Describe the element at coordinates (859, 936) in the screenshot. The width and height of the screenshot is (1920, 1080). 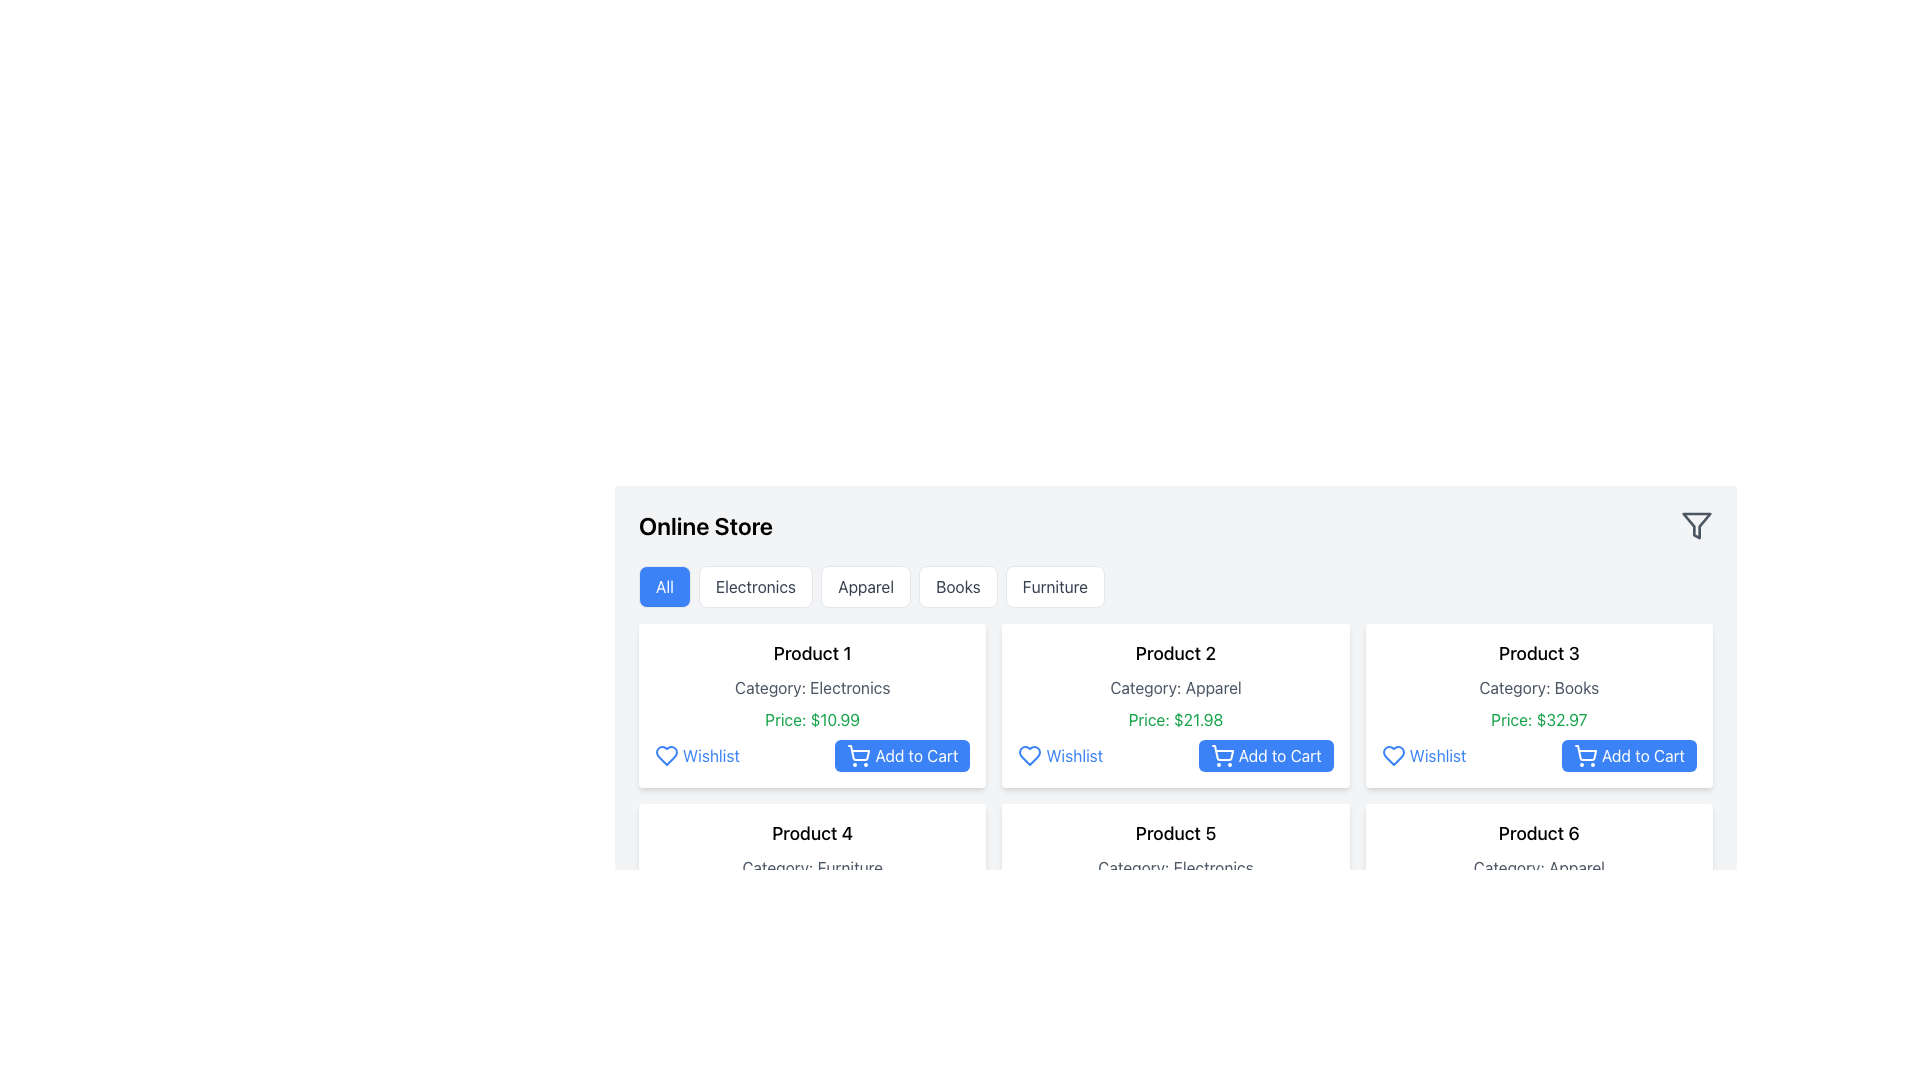
I see `the shopping cart icon representation within the 'Add to Cart' button located at the bottom right of the product card for 'Product 1'` at that location.